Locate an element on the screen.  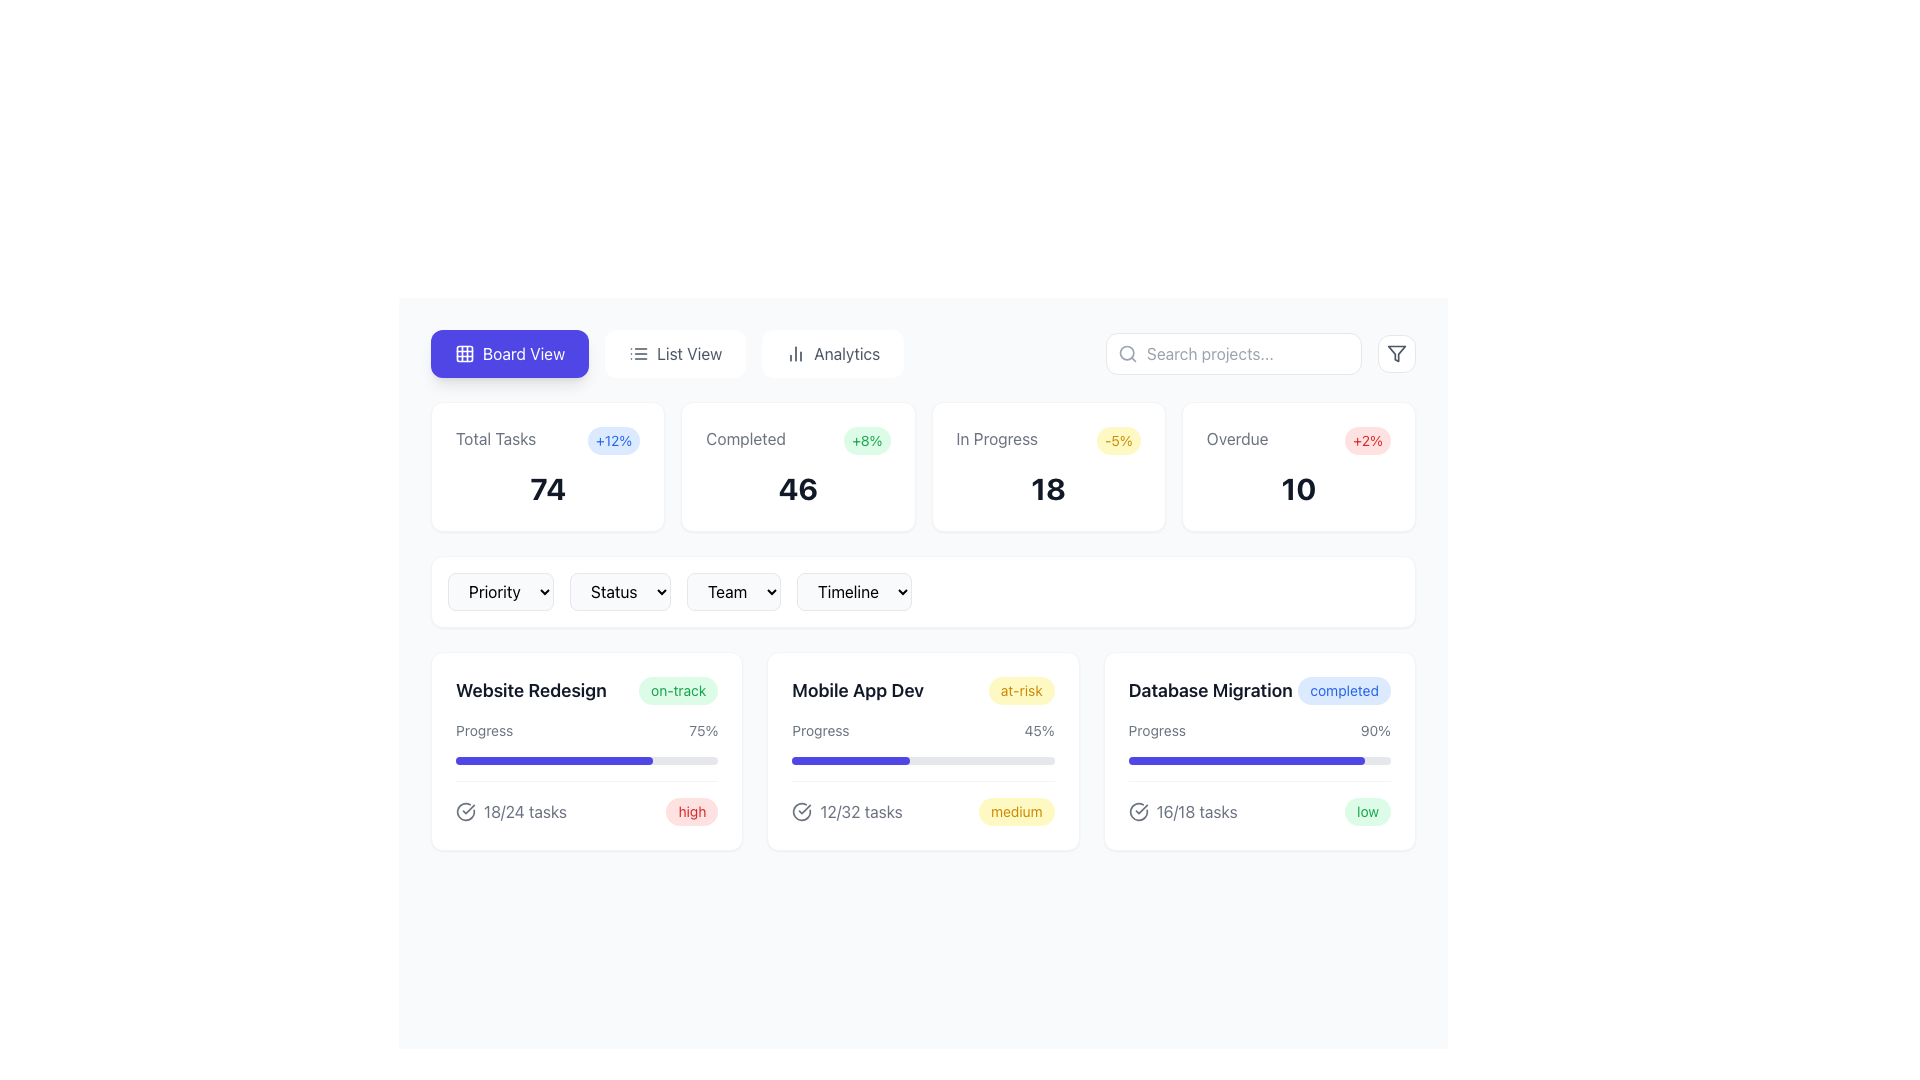
Text label that describes the associated statistical data for completed tasks, located in the second block from the left under 'Total Tasks' is located at coordinates (745, 438).